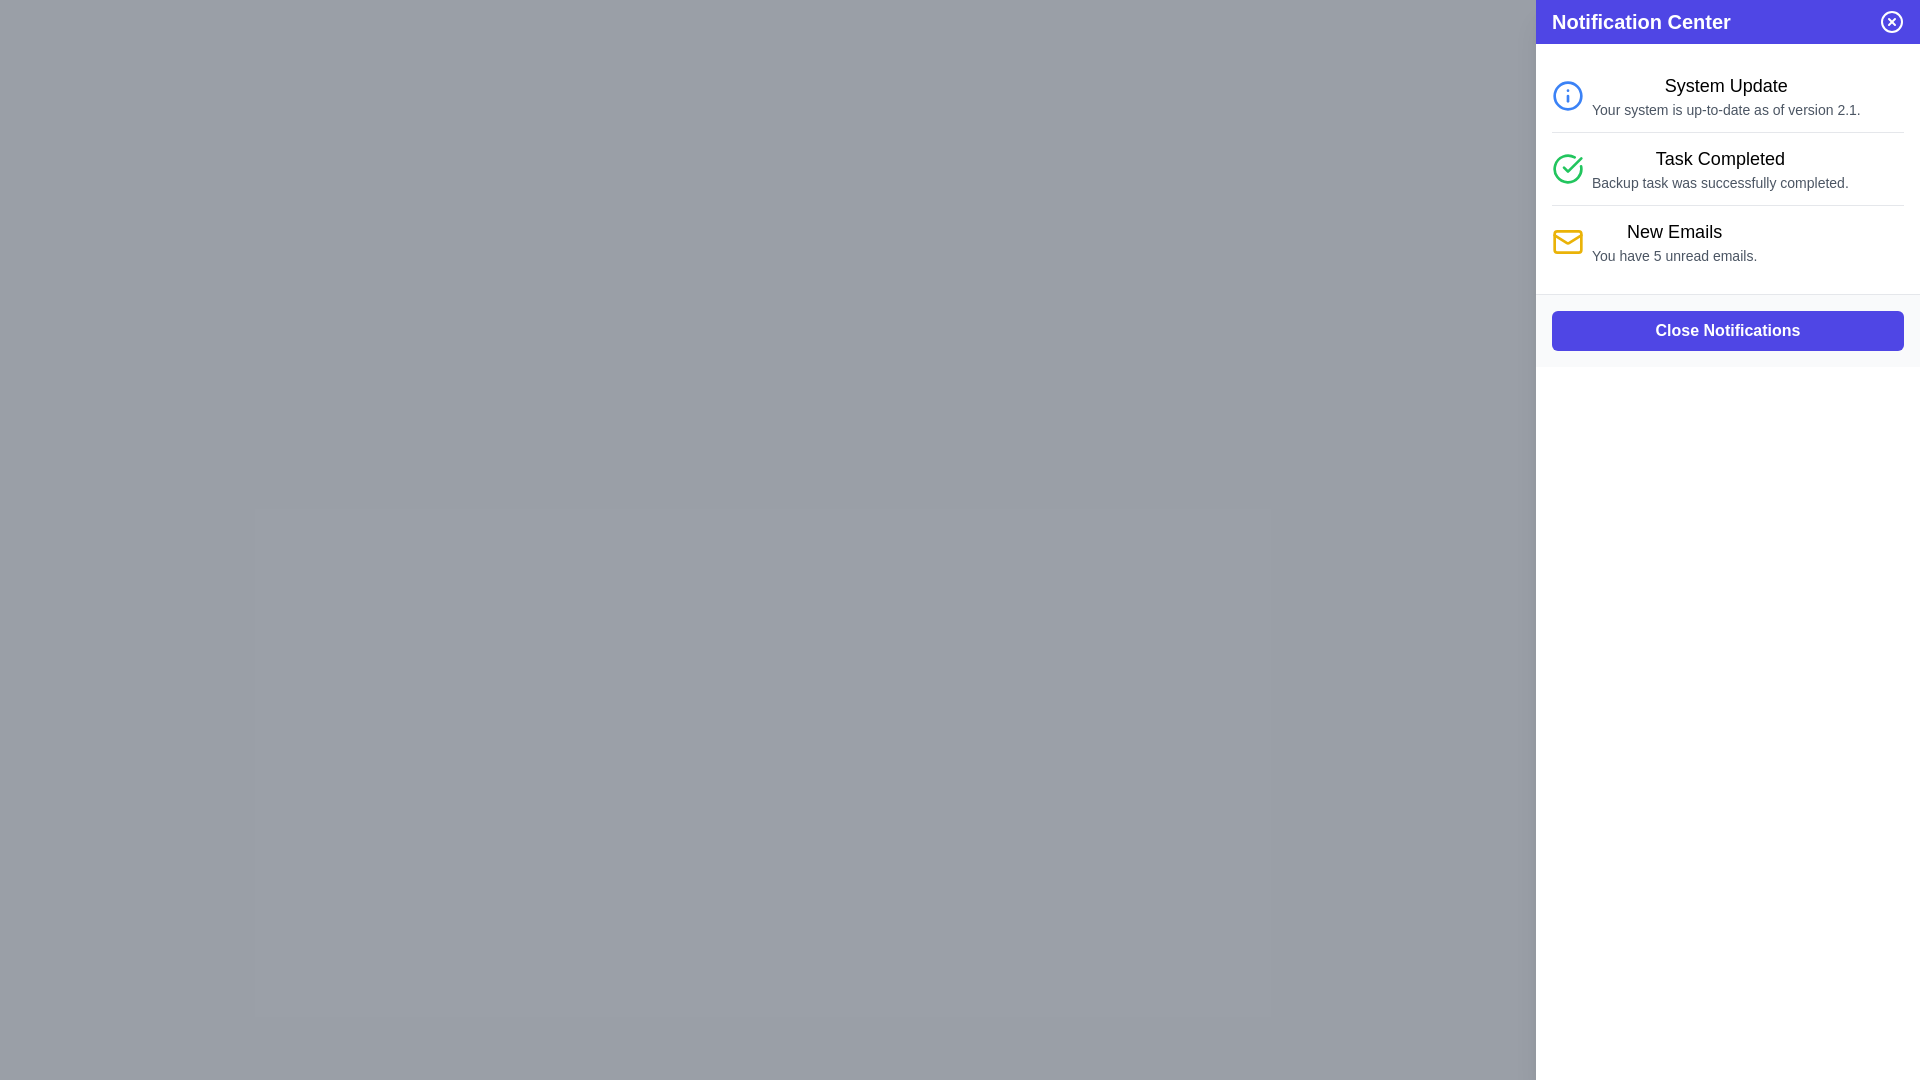 The width and height of the screenshot is (1920, 1080). I want to click on the SVG-based informational icon located in the notification panel under the title 'System Update', which is aligned to the left of the text, so click(1567, 96).